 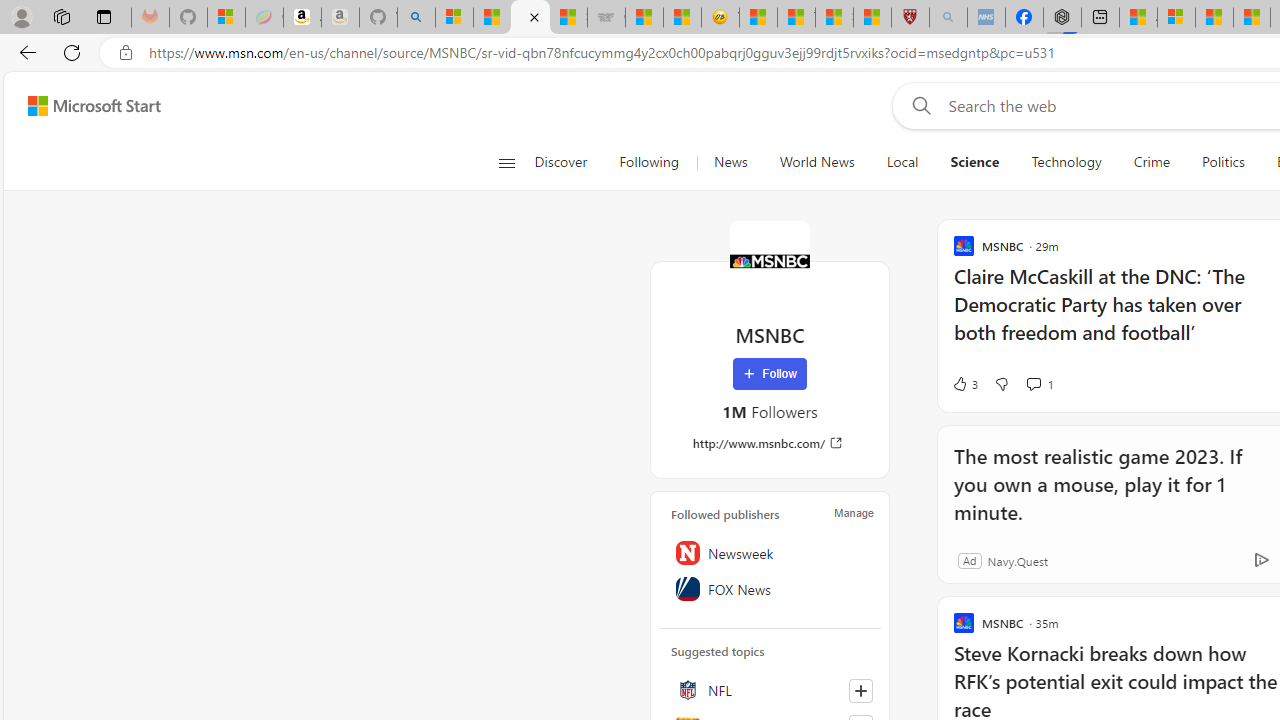 I want to click on '12 Popular Science Lies that Must be Corrected', so click(x=872, y=17).